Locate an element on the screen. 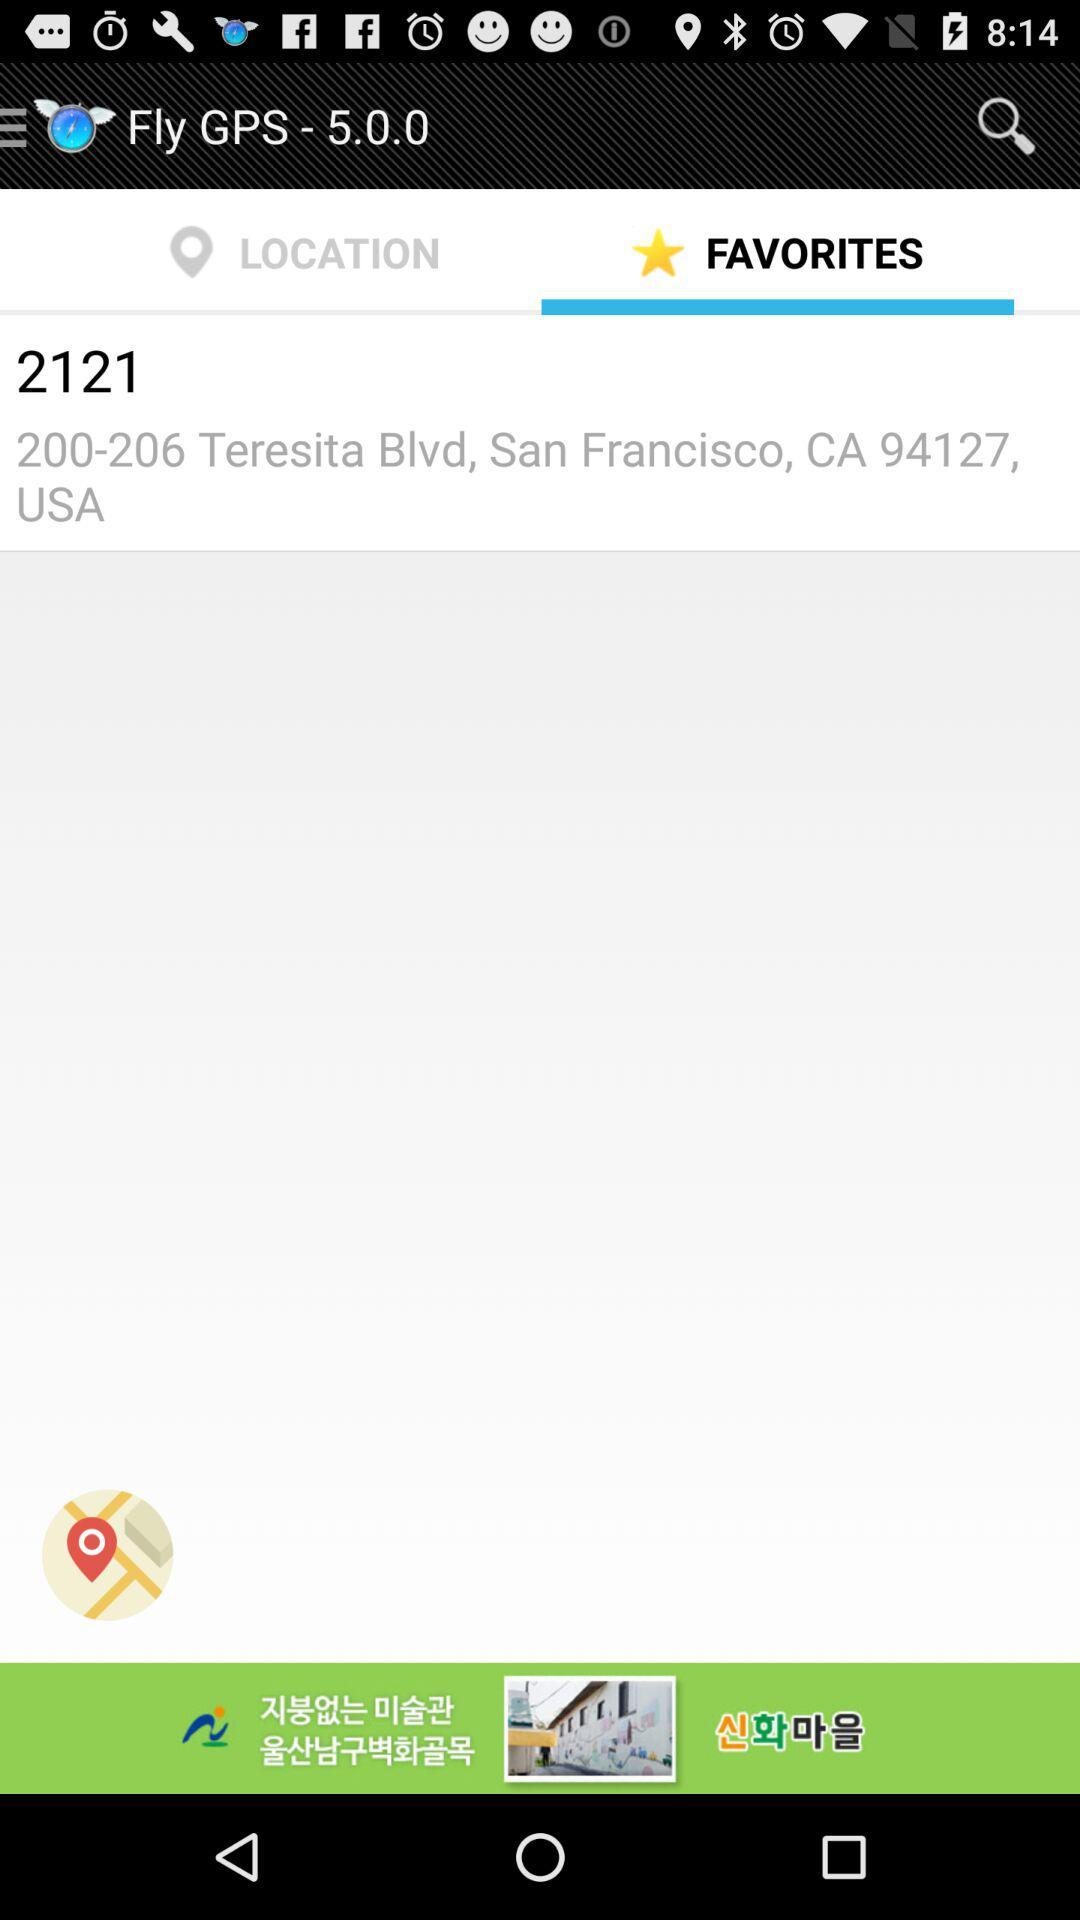 The height and width of the screenshot is (1920, 1080). the 200 206 teresita item is located at coordinates (540, 474).